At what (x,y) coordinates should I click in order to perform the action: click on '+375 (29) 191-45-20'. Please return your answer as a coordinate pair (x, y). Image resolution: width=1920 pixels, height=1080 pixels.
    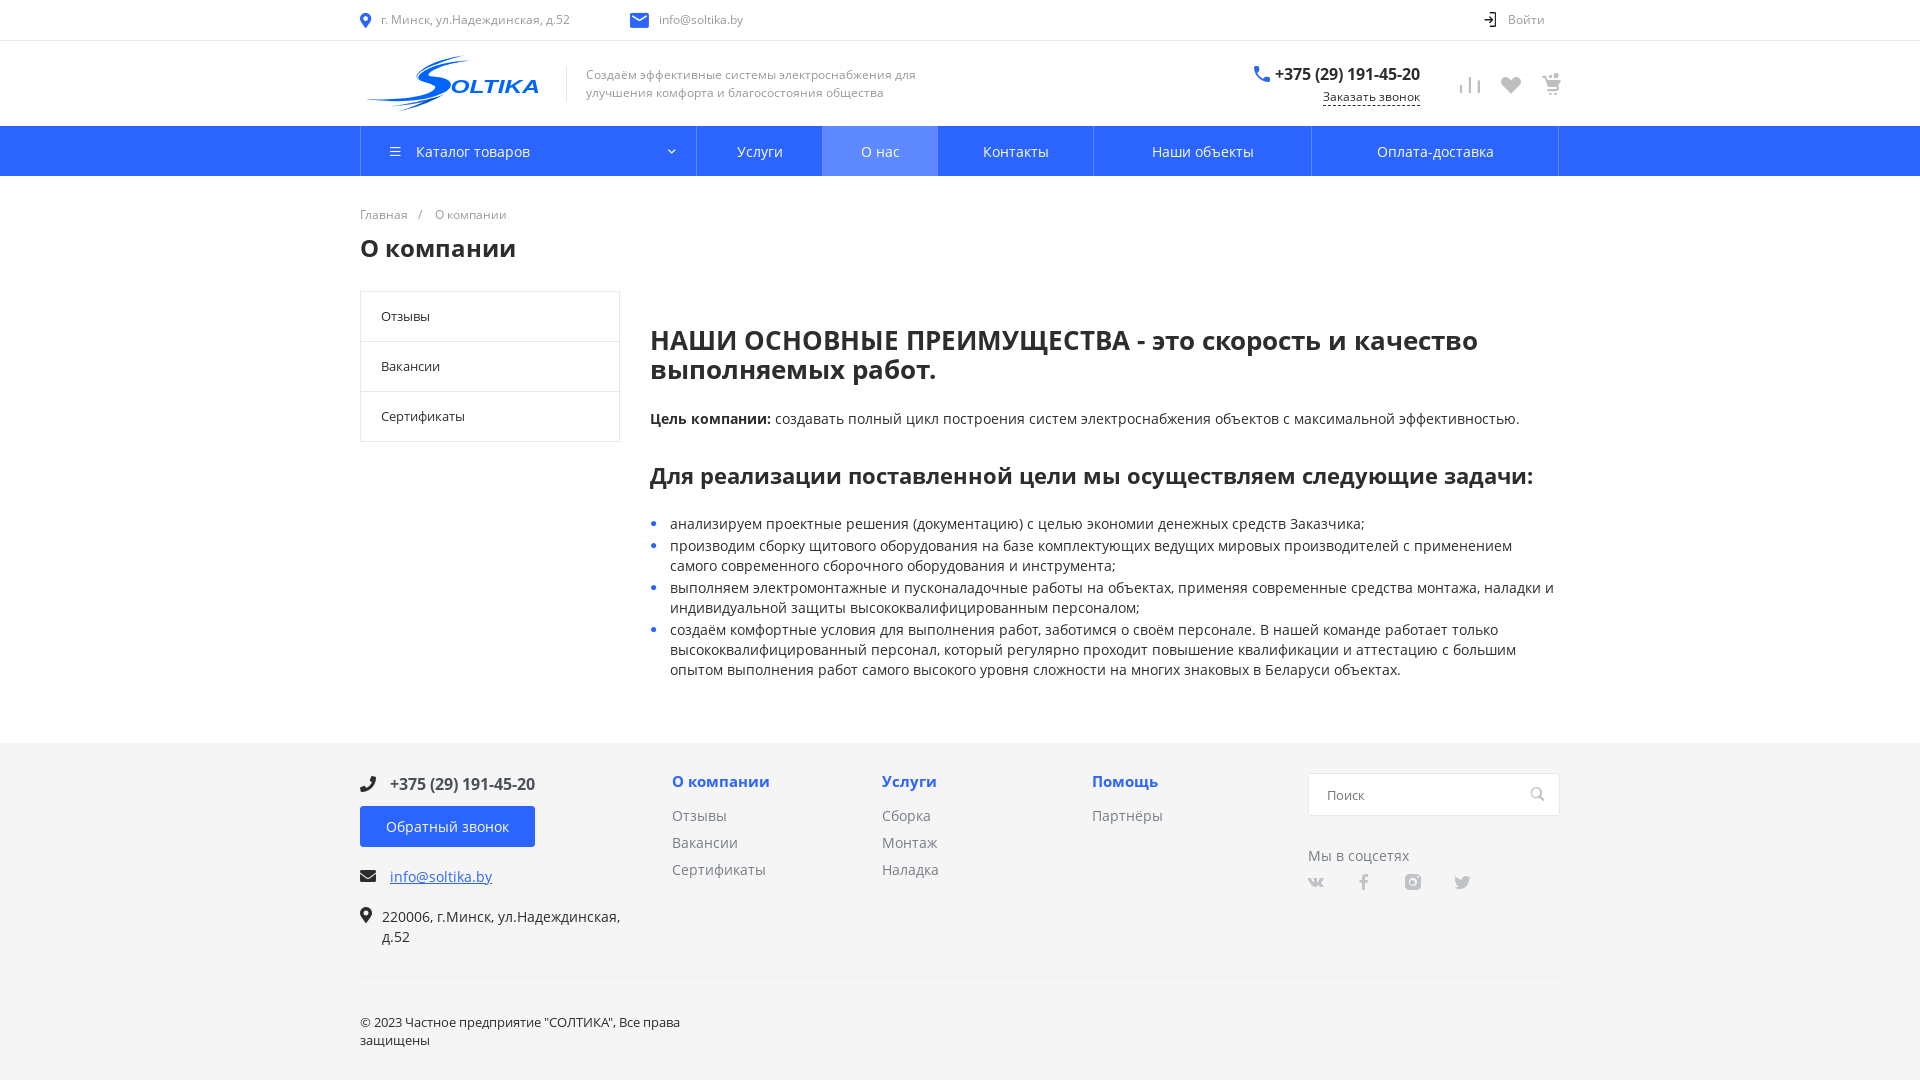
    Looking at the image, I should click on (1347, 72).